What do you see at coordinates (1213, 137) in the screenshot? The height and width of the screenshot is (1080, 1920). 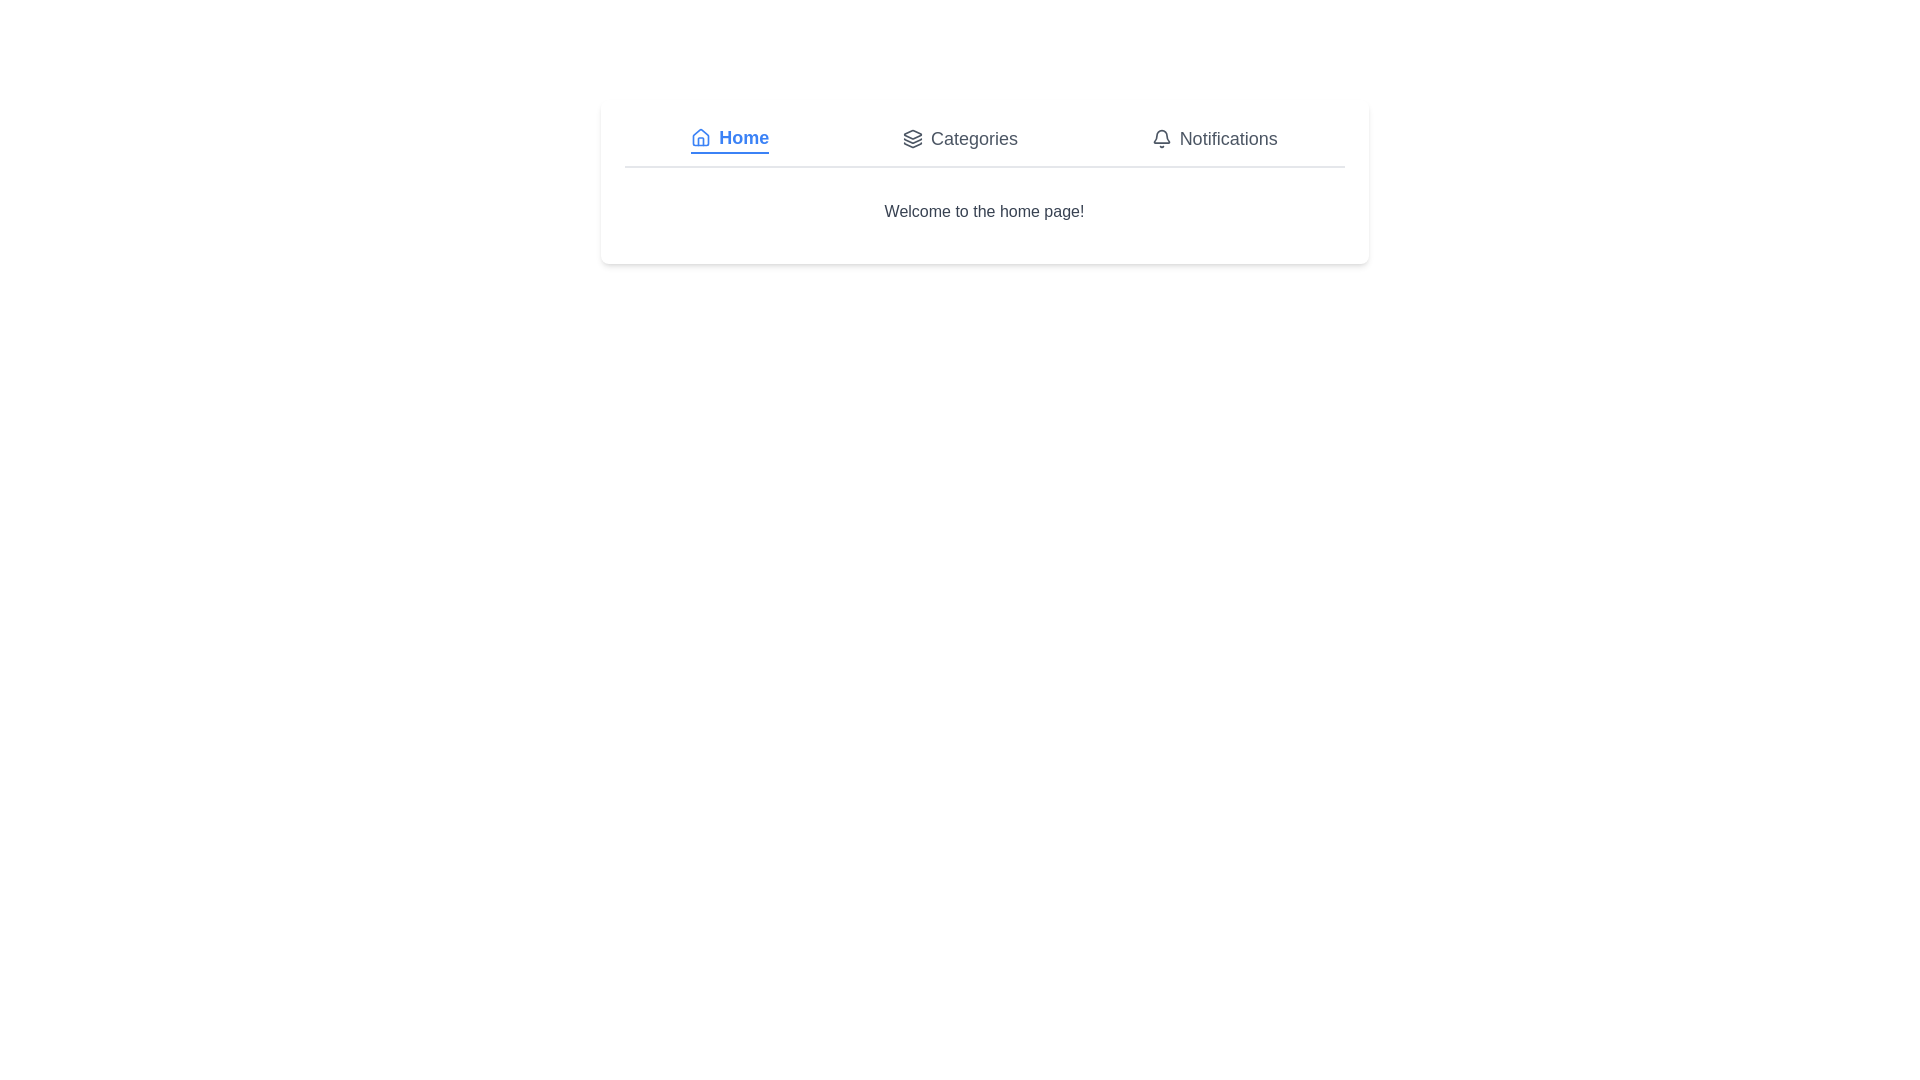 I see `the tab labeled Notifications` at bounding box center [1213, 137].